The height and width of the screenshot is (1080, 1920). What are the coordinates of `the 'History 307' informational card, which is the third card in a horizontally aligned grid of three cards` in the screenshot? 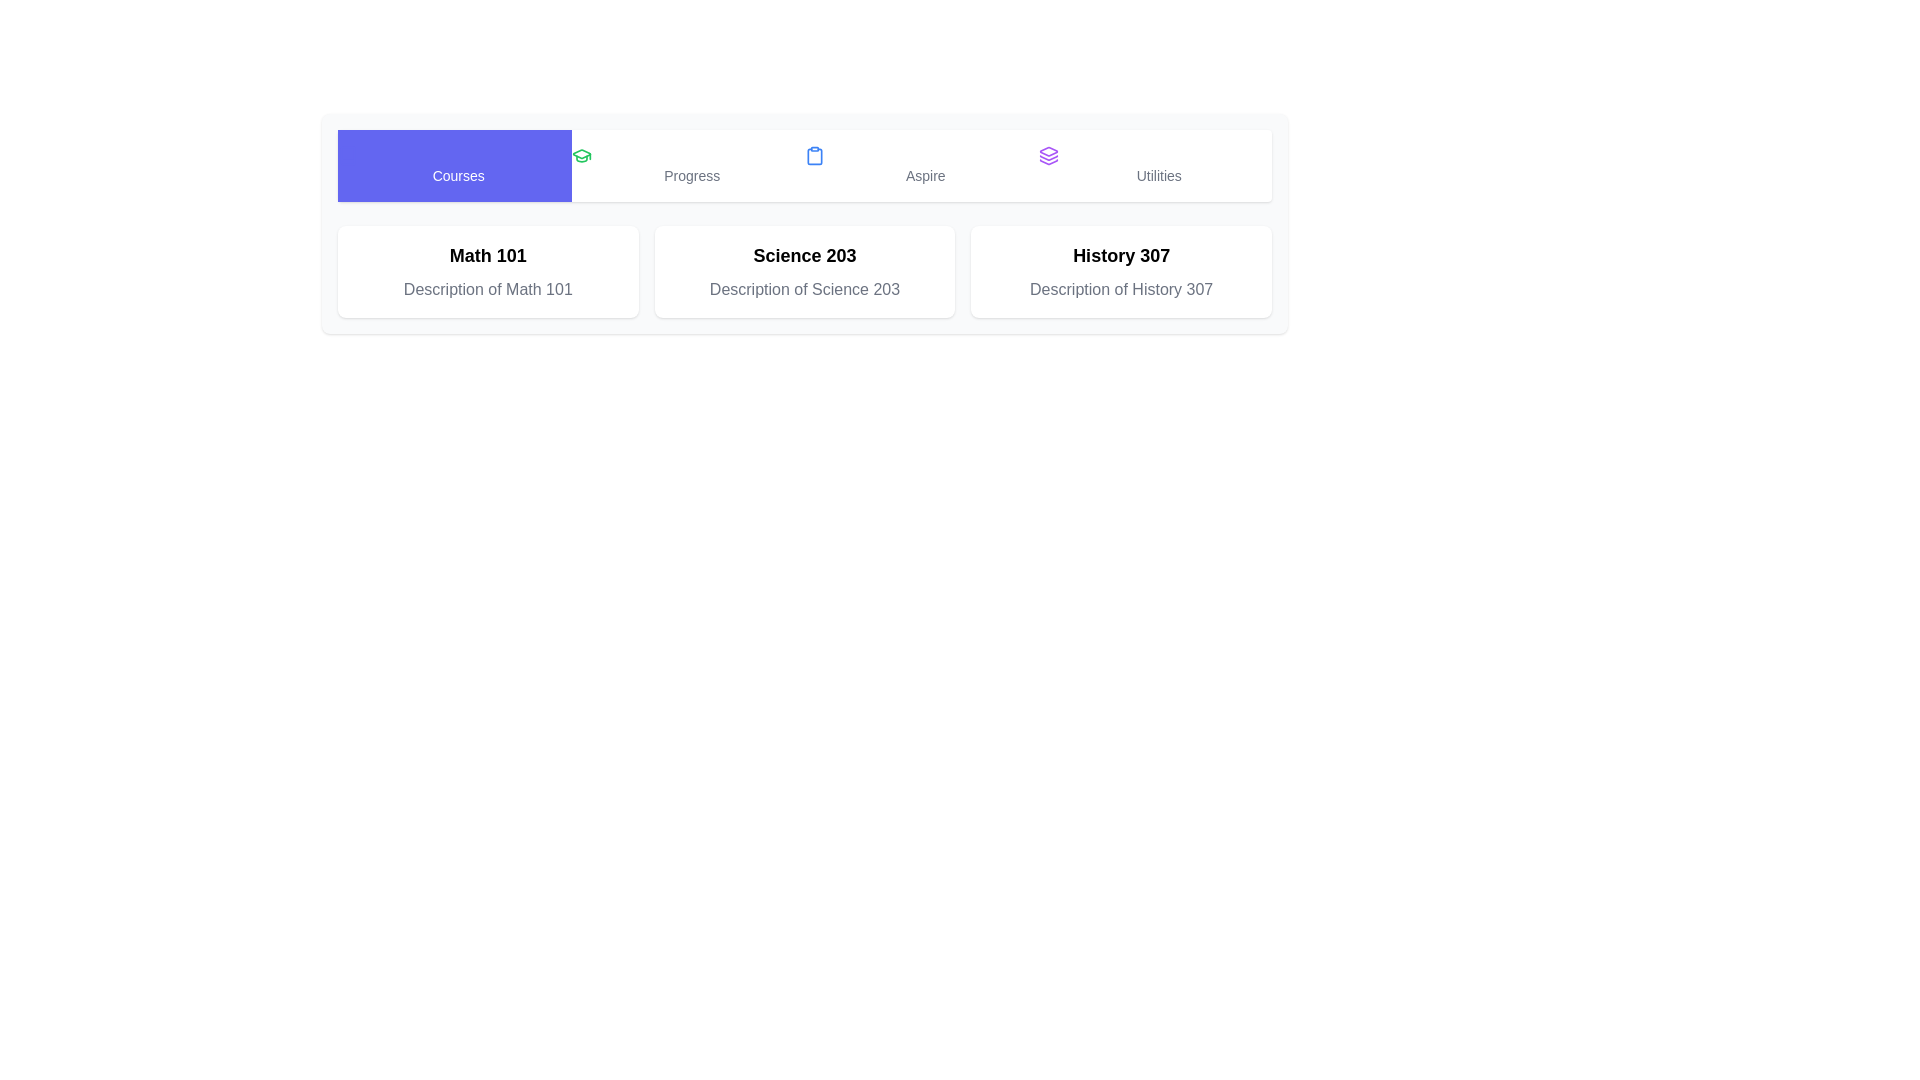 It's located at (1121, 272).